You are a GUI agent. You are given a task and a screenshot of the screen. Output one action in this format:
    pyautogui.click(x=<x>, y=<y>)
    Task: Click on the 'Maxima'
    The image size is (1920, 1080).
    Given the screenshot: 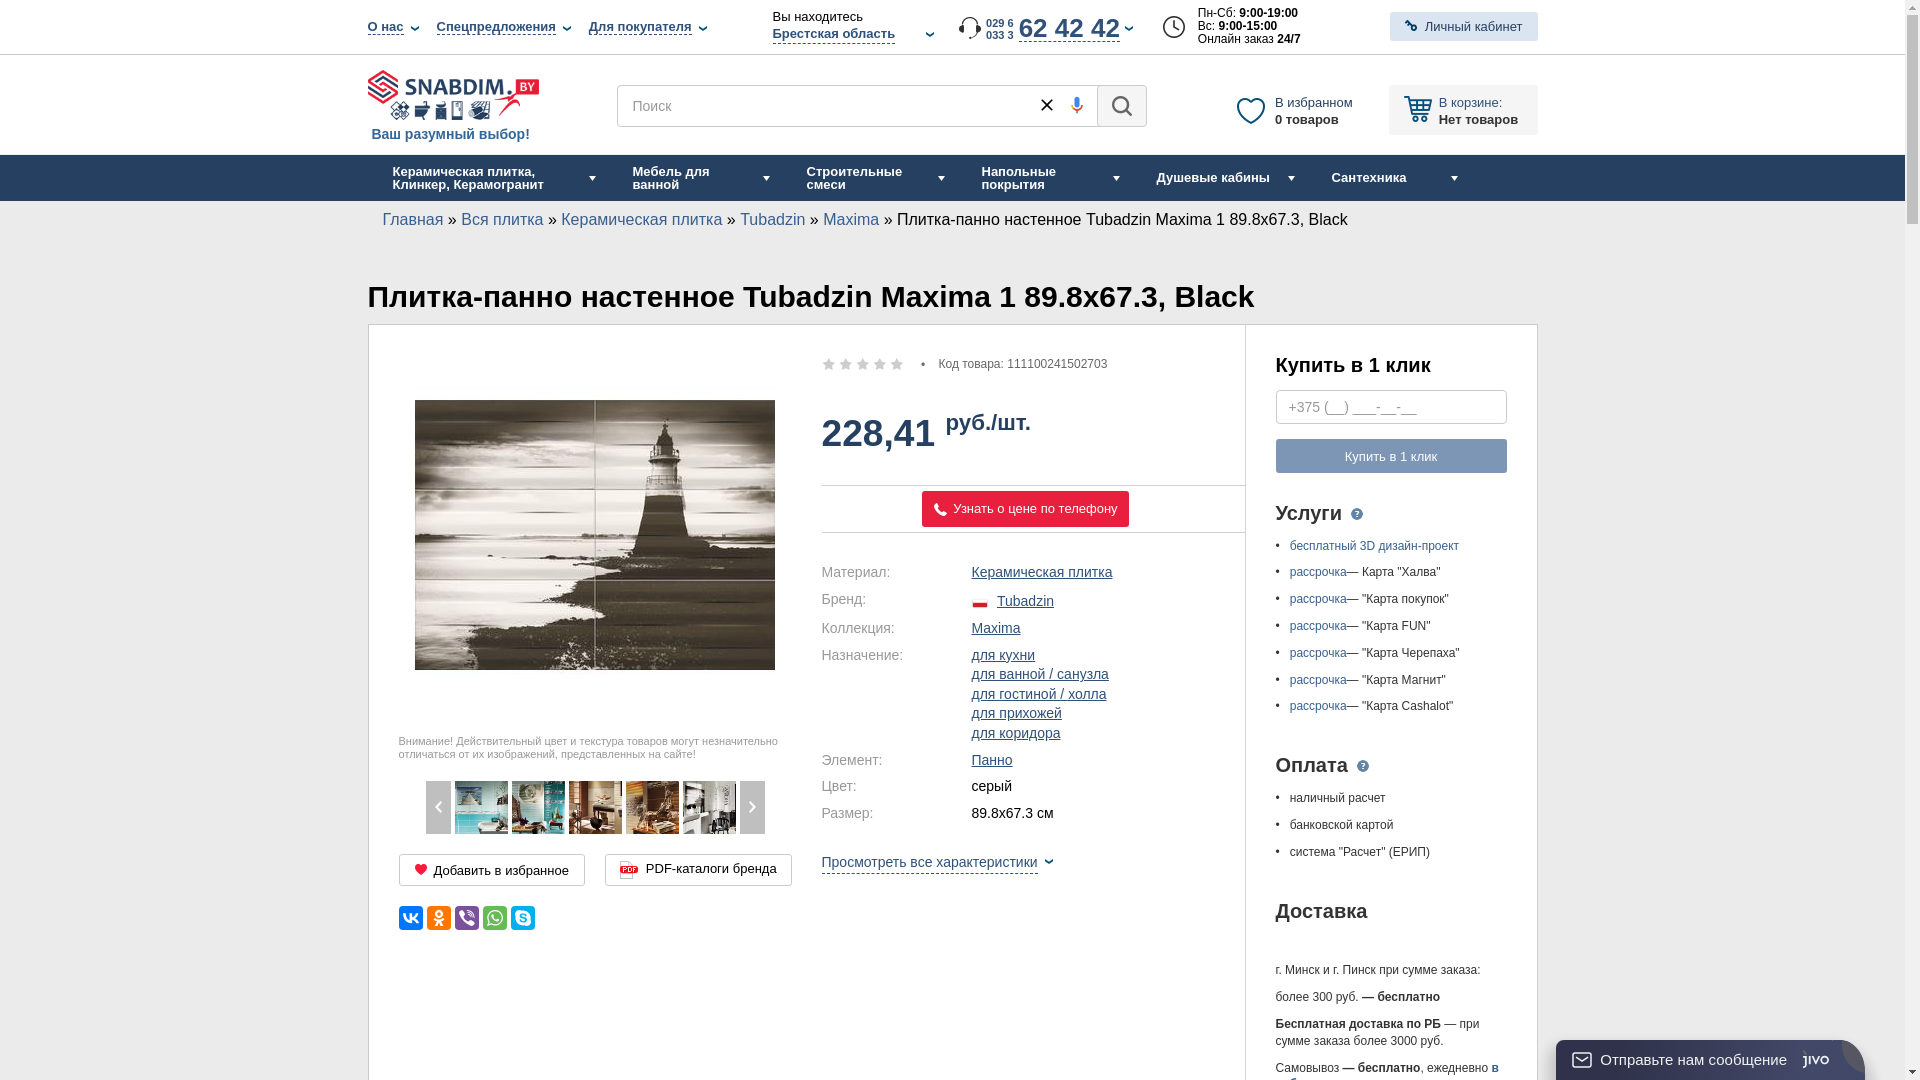 What is the action you would take?
    pyautogui.click(x=423, y=806)
    